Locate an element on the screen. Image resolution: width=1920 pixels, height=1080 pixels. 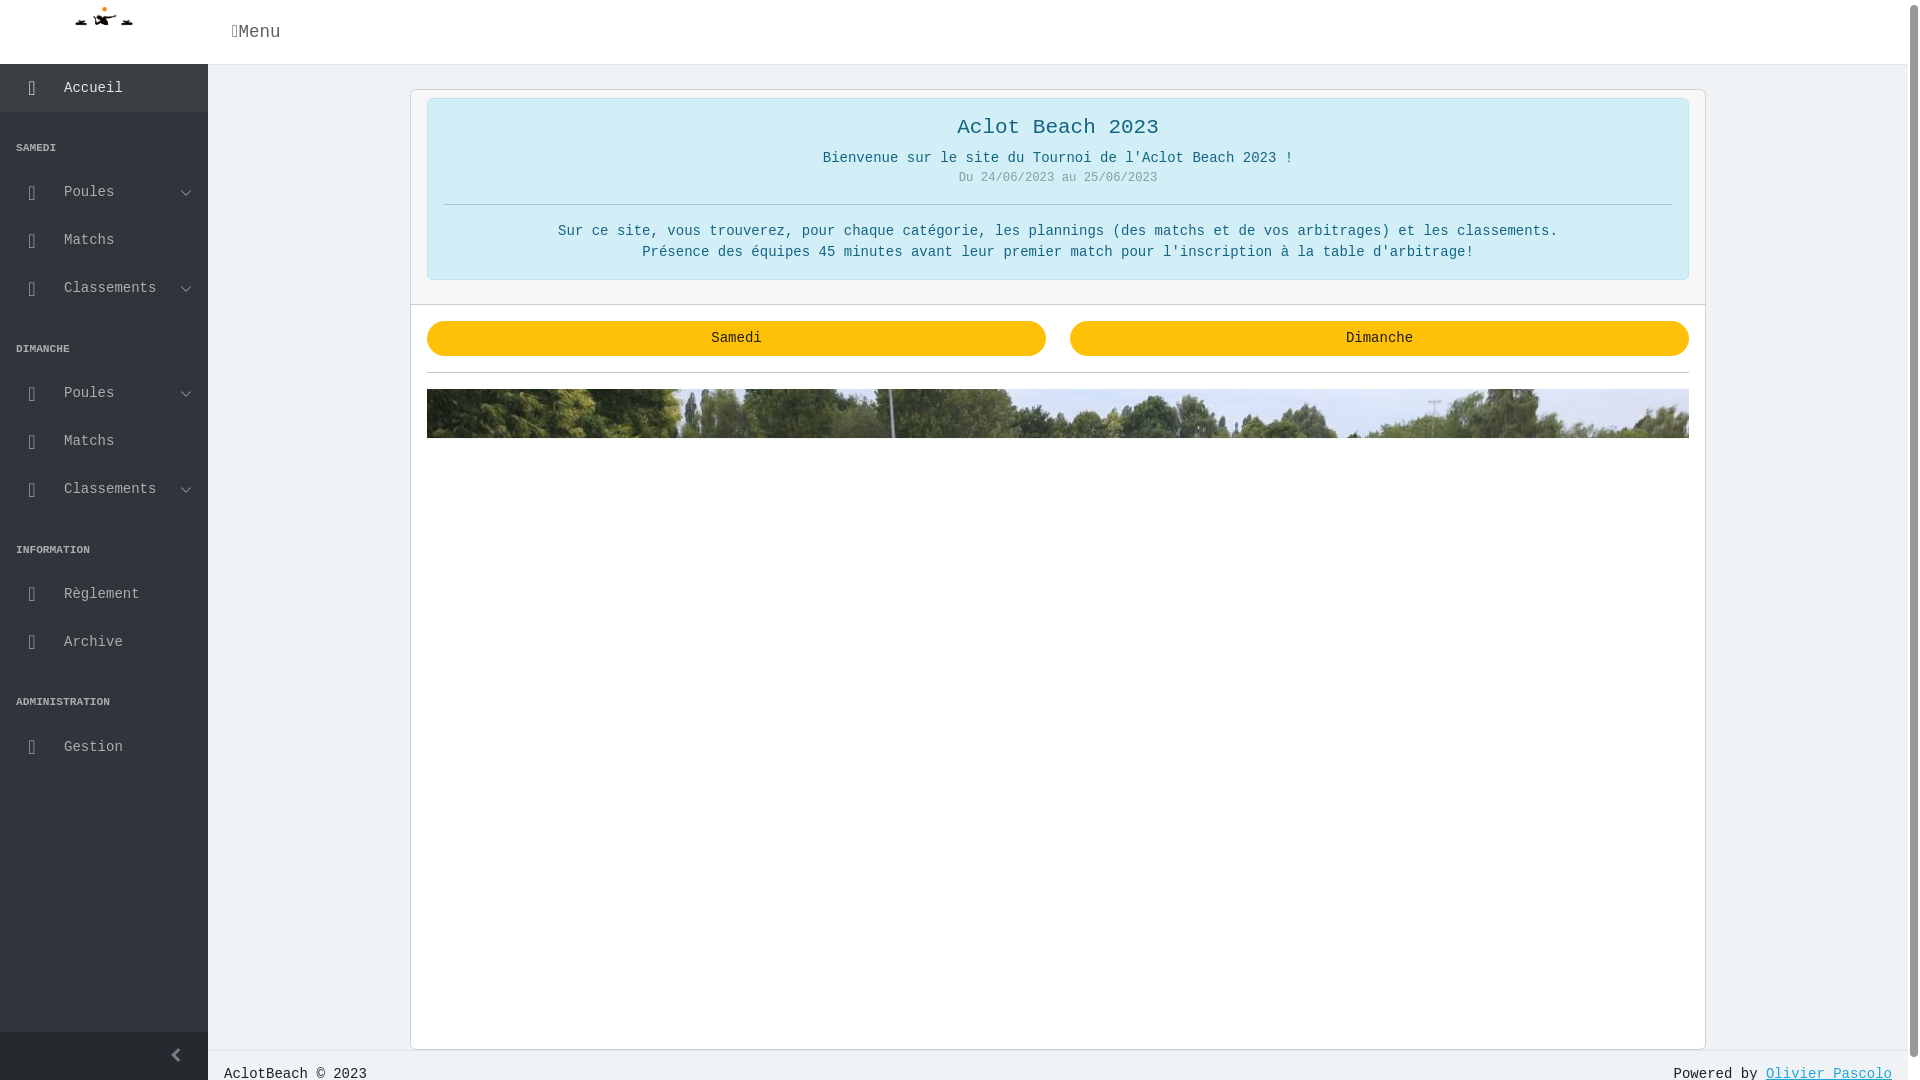
'Classements' is located at coordinates (103, 289).